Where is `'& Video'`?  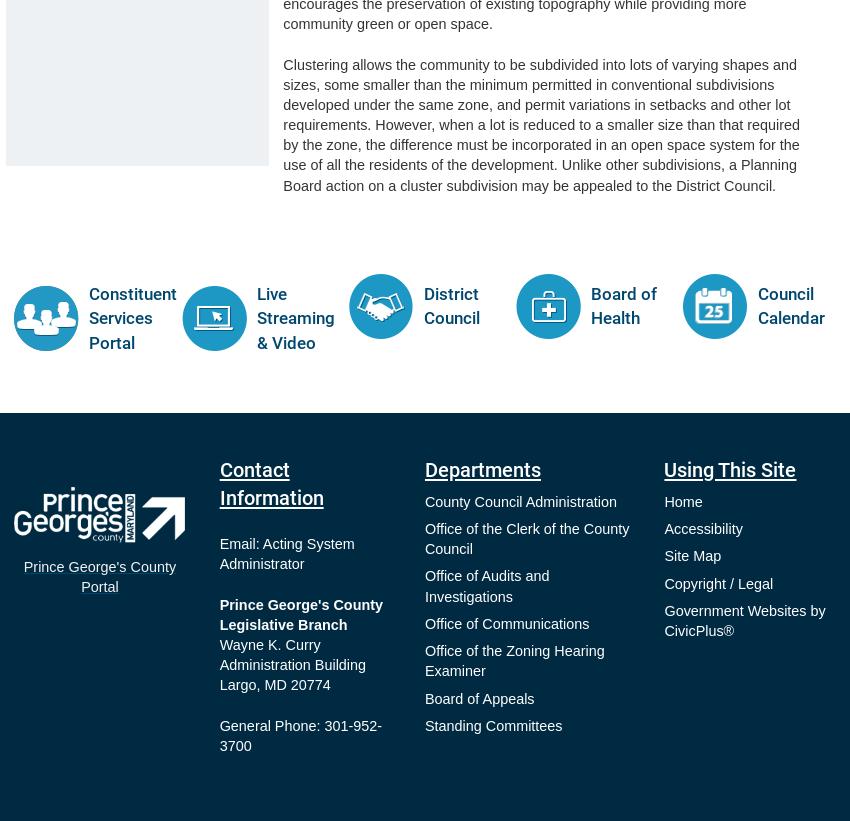
'& Video' is located at coordinates (255, 342).